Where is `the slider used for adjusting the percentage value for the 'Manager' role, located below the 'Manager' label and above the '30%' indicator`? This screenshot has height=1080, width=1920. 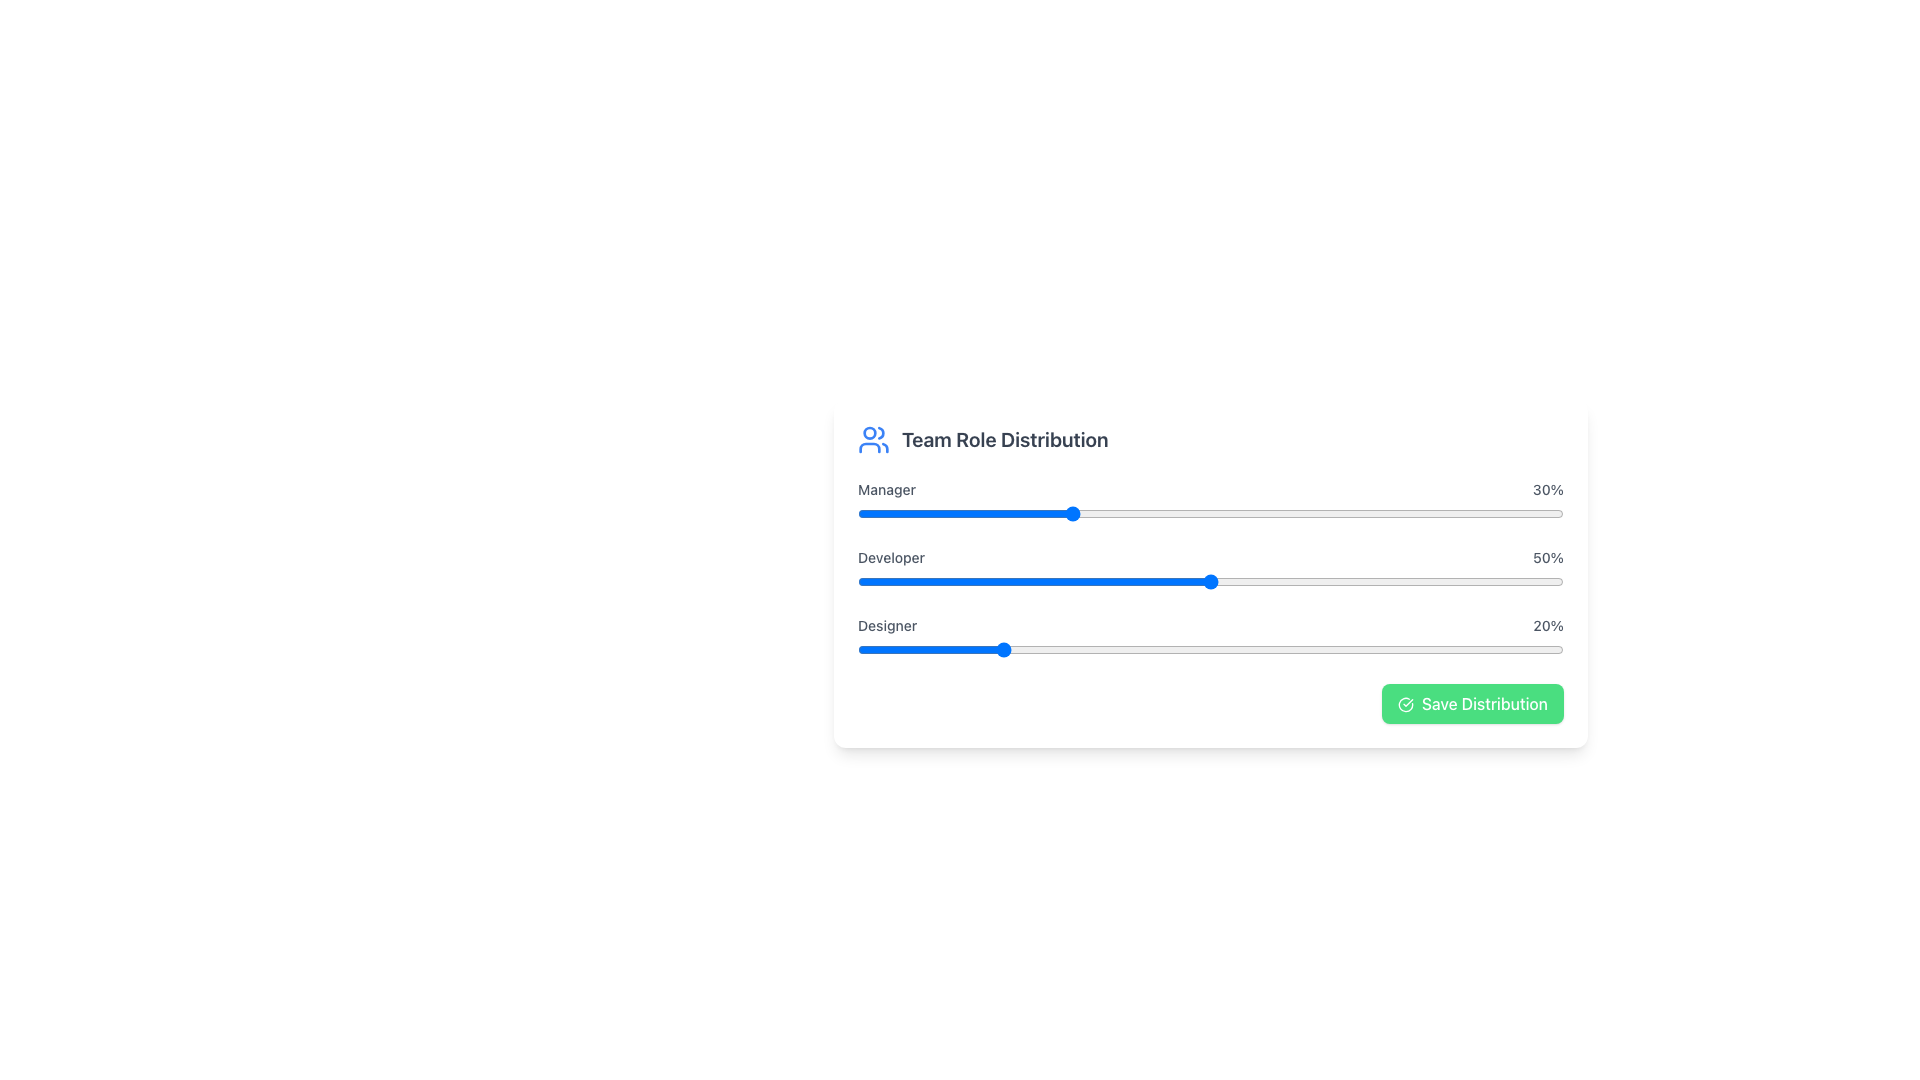 the slider used for adjusting the percentage value for the 'Manager' role, located below the 'Manager' label and above the '30%' indicator is located at coordinates (1209, 512).